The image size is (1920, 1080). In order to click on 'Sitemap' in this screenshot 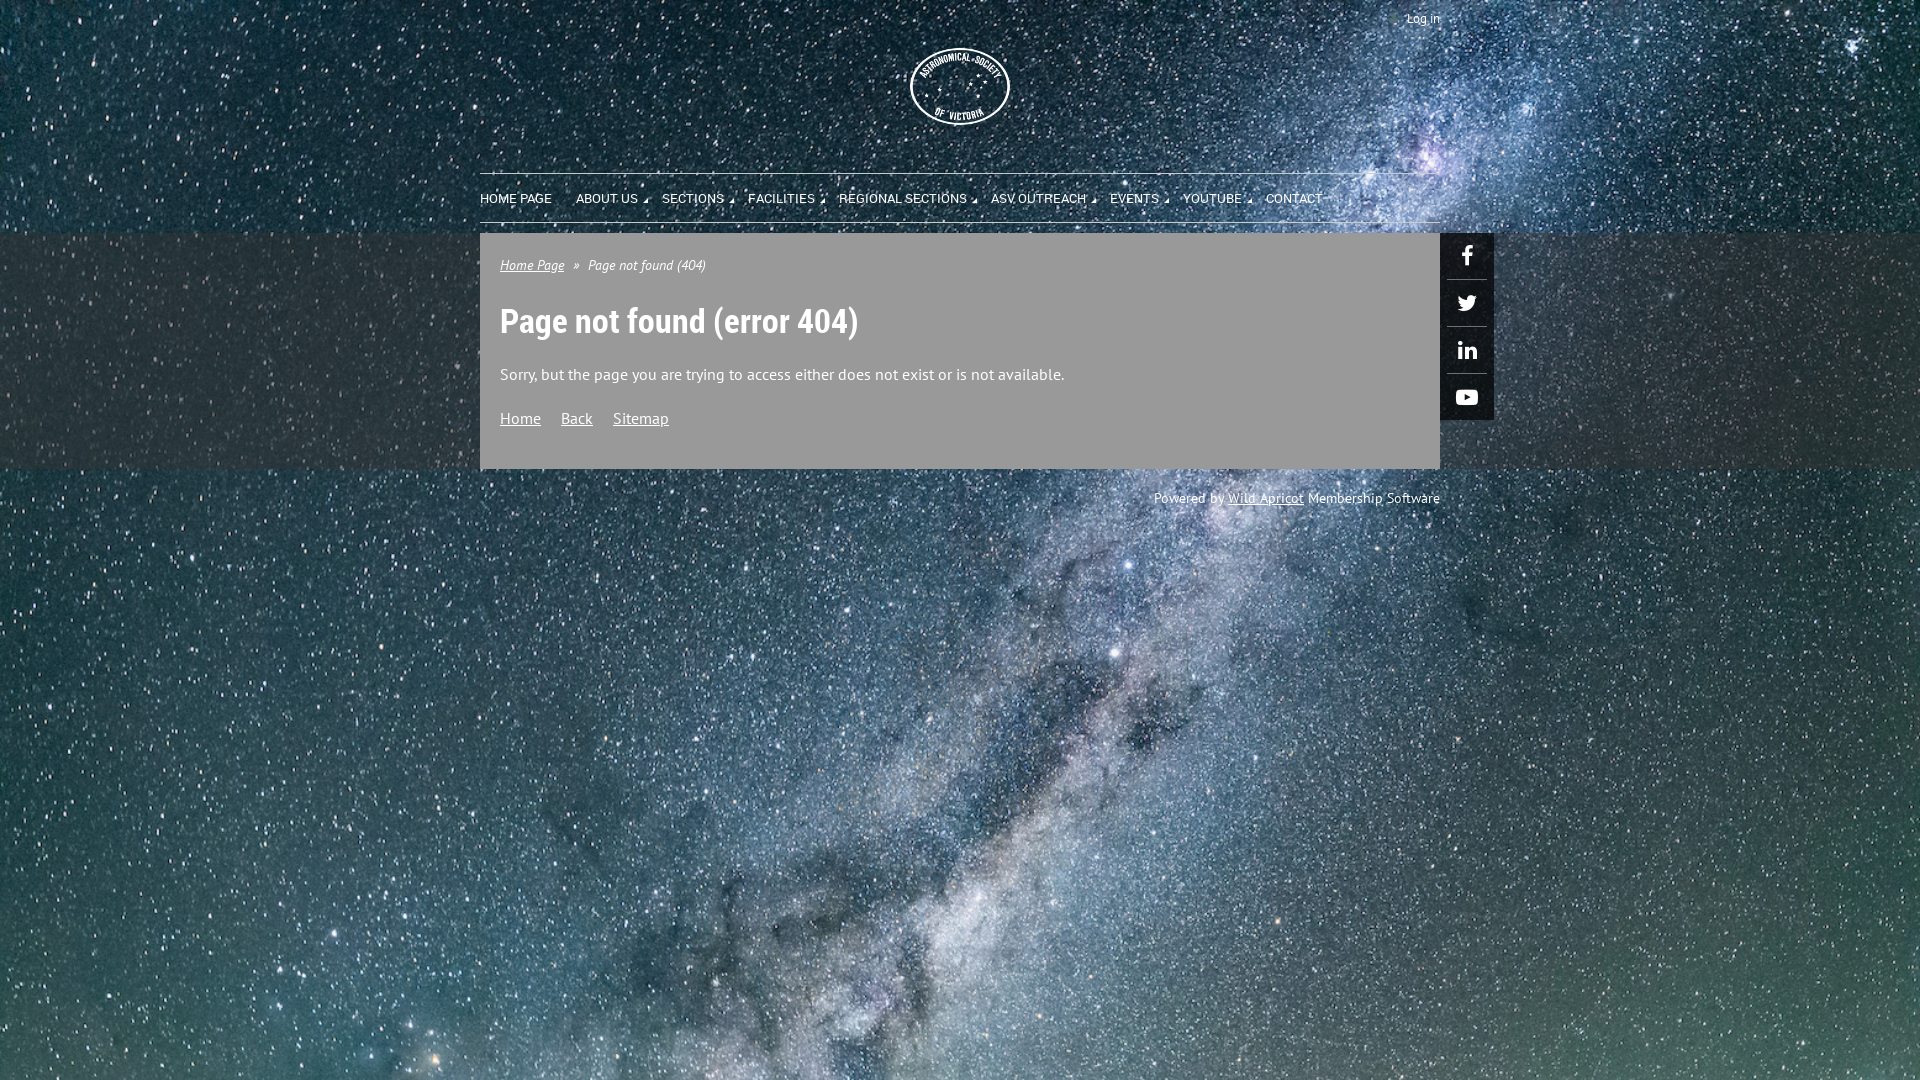, I will do `click(641, 416)`.